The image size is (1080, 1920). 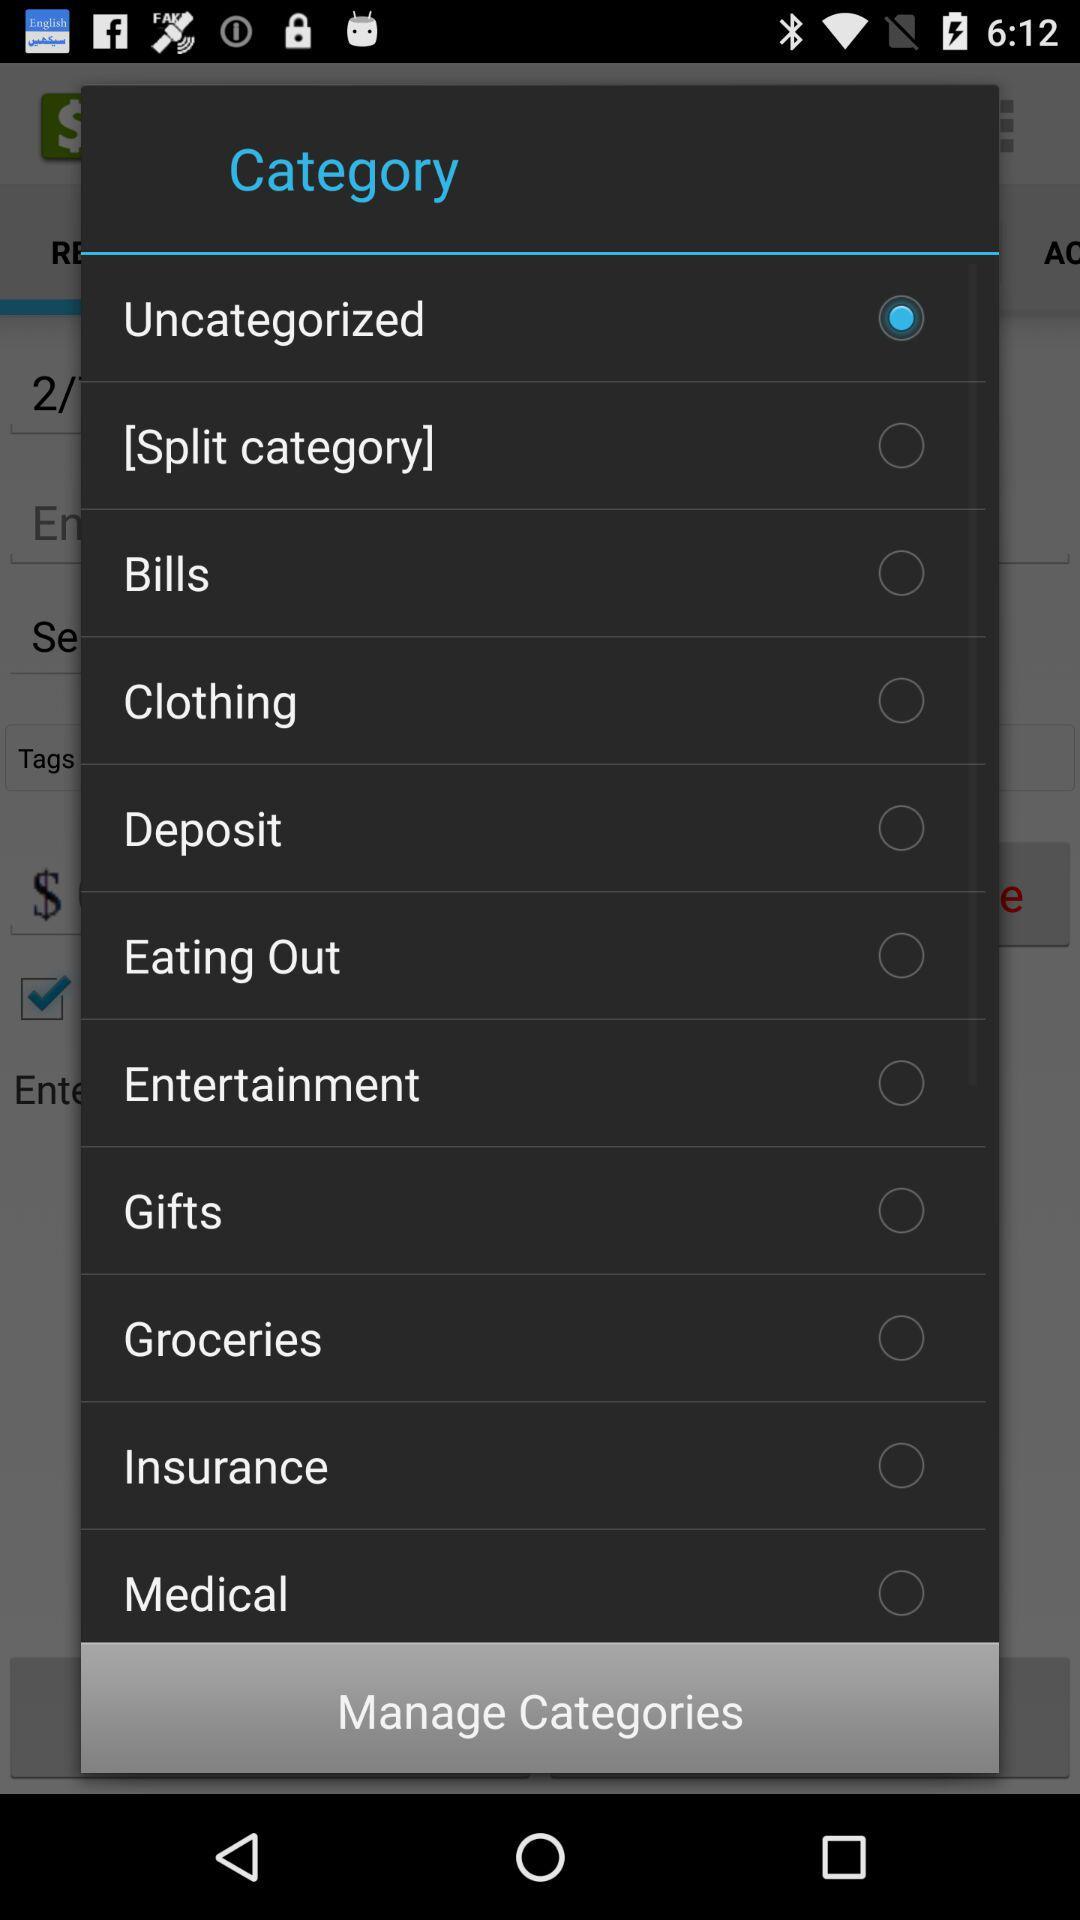 I want to click on manage categories button, so click(x=540, y=1709).